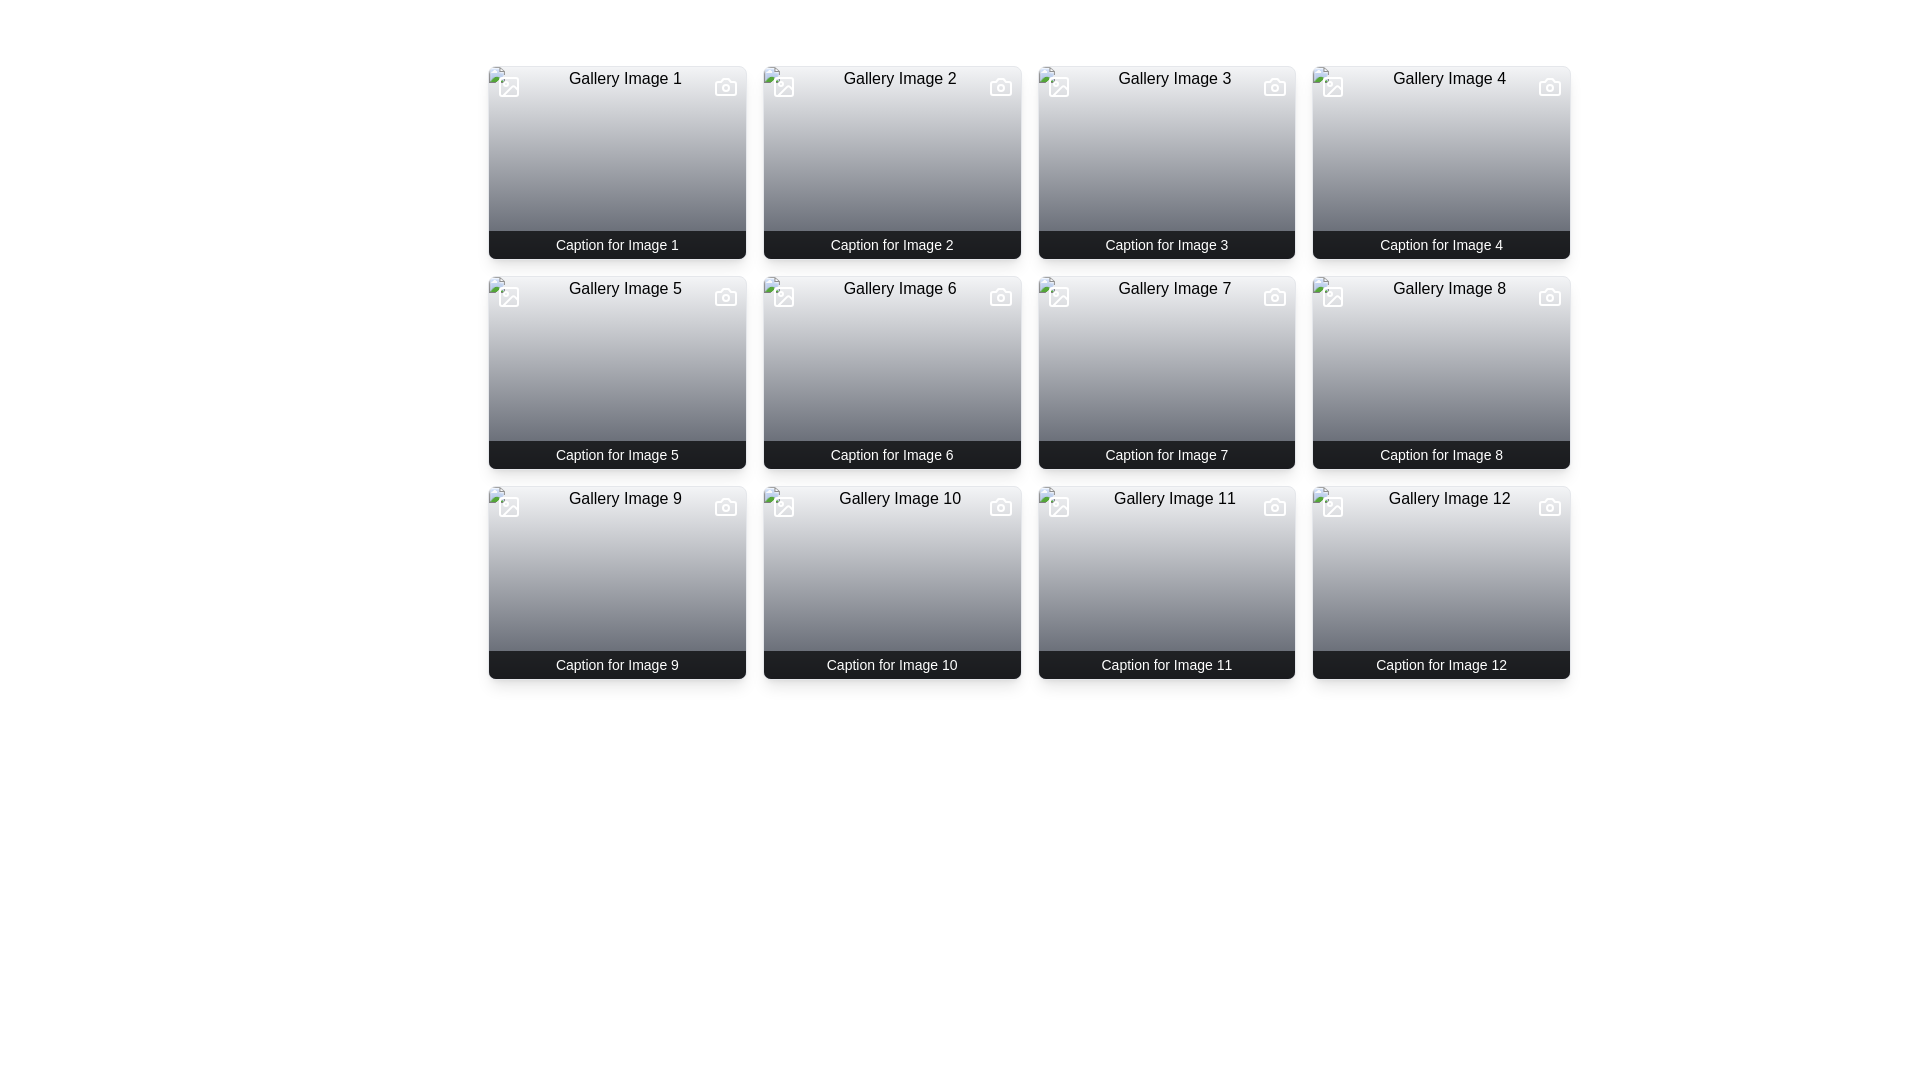 This screenshot has height=1080, width=1920. Describe the element at coordinates (508, 297) in the screenshot. I see `the icon located` at that location.